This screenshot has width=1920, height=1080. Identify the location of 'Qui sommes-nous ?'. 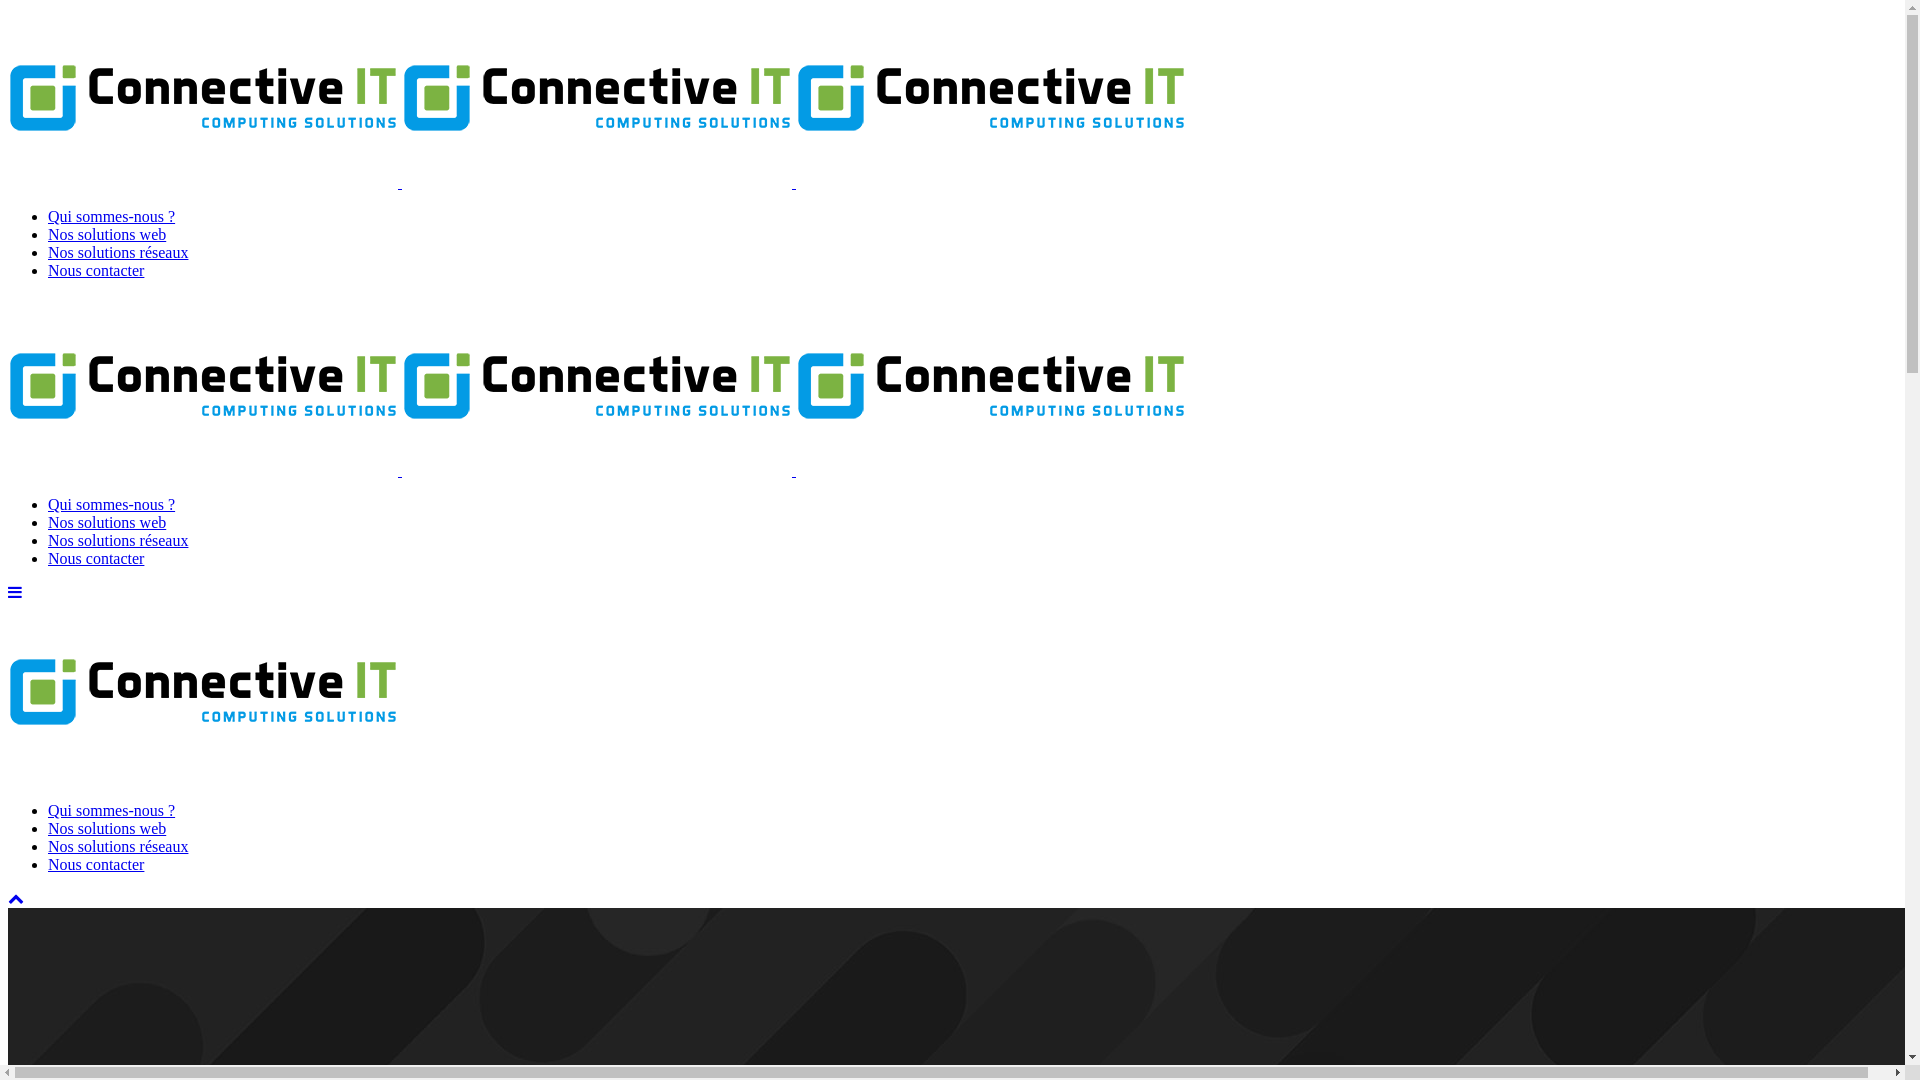
(110, 503).